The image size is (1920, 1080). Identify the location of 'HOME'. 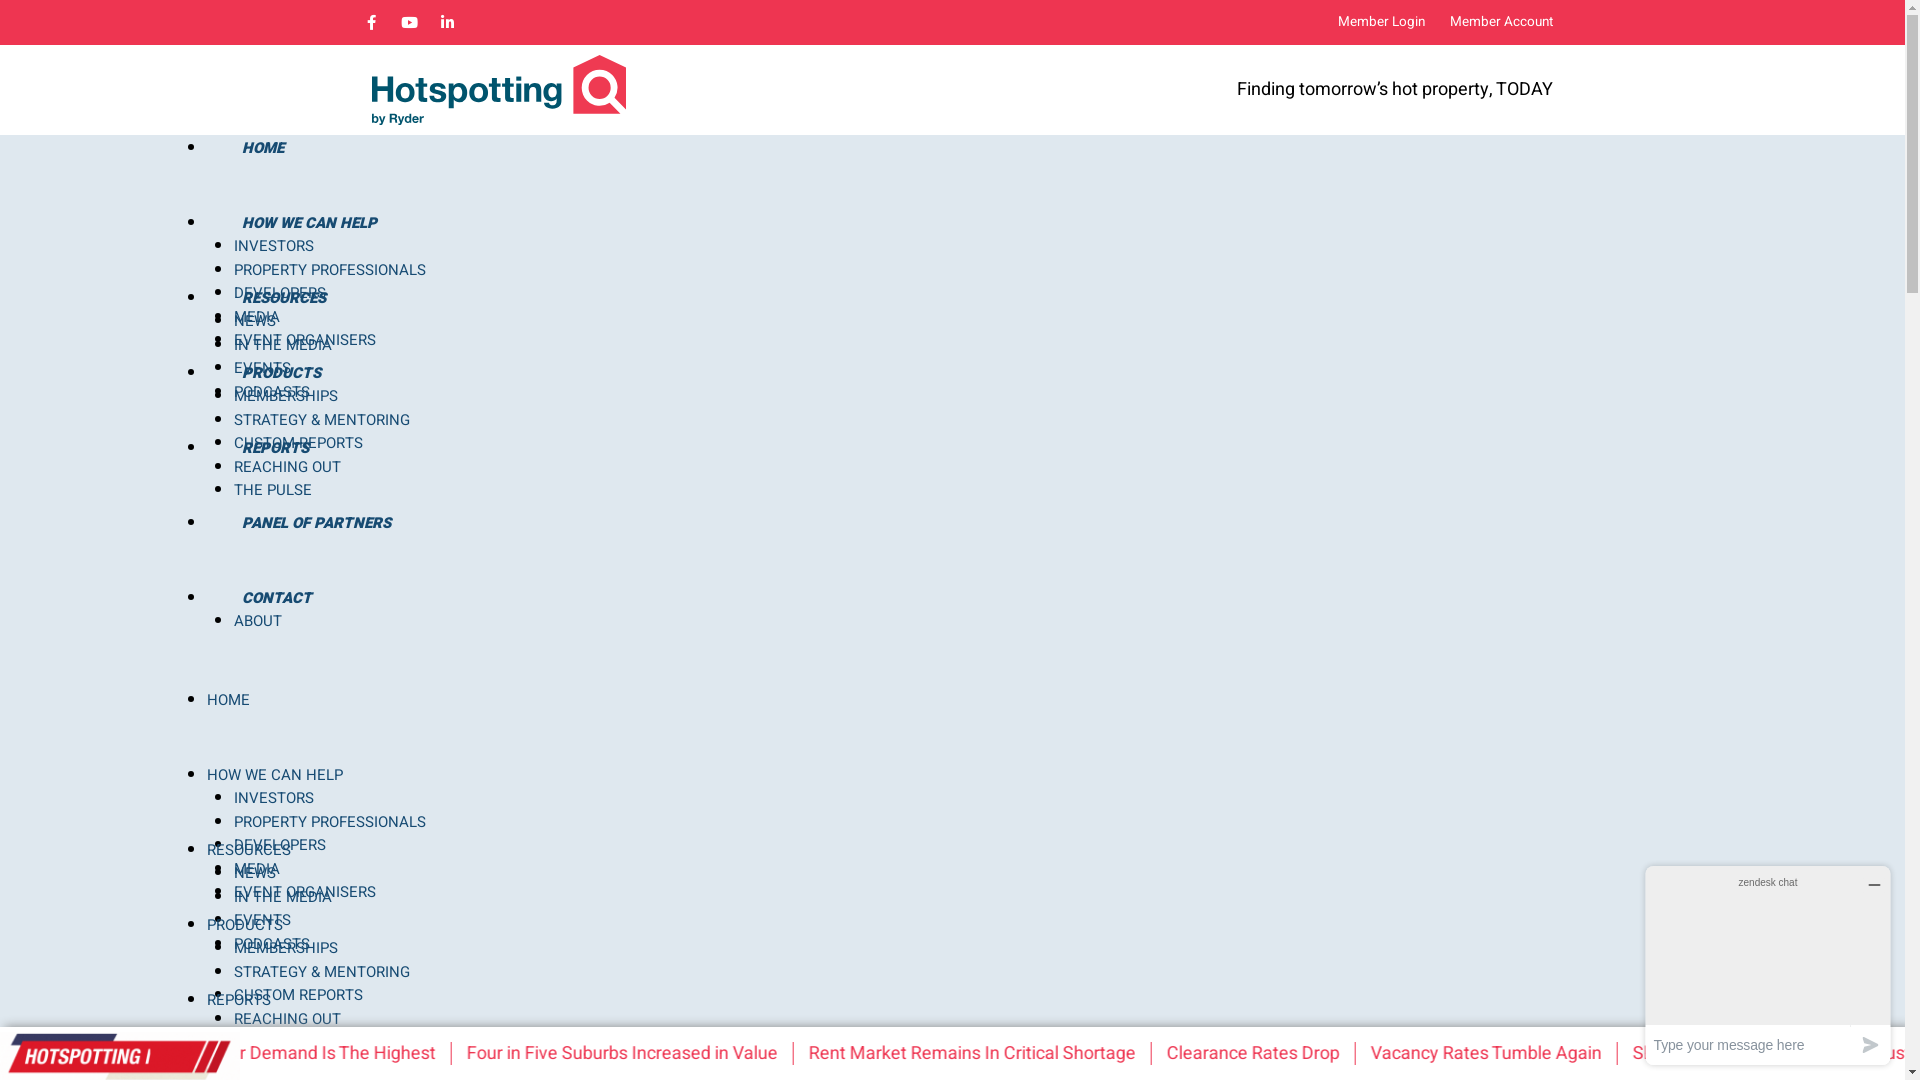
(206, 146).